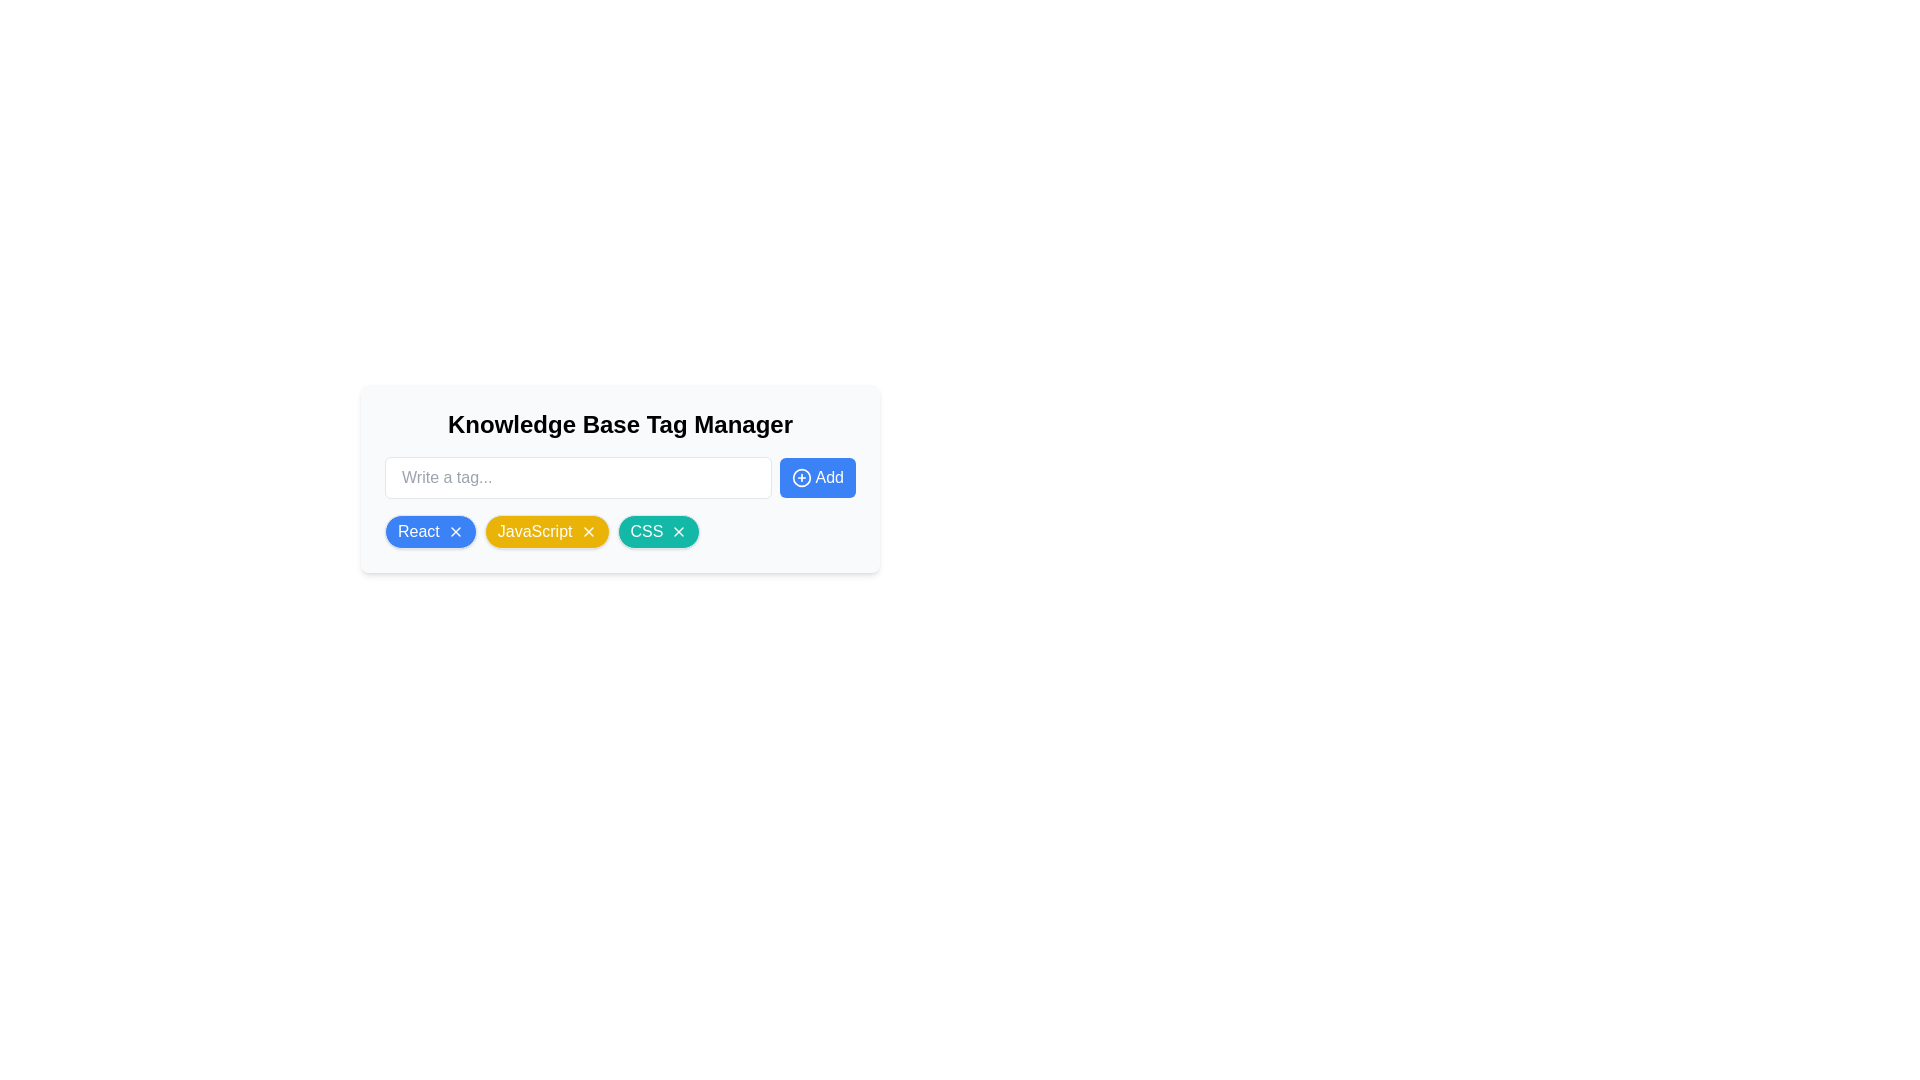  What do you see at coordinates (429, 531) in the screenshot?
I see `the close icon on the first selectable tag` at bounding box center [429, 531].